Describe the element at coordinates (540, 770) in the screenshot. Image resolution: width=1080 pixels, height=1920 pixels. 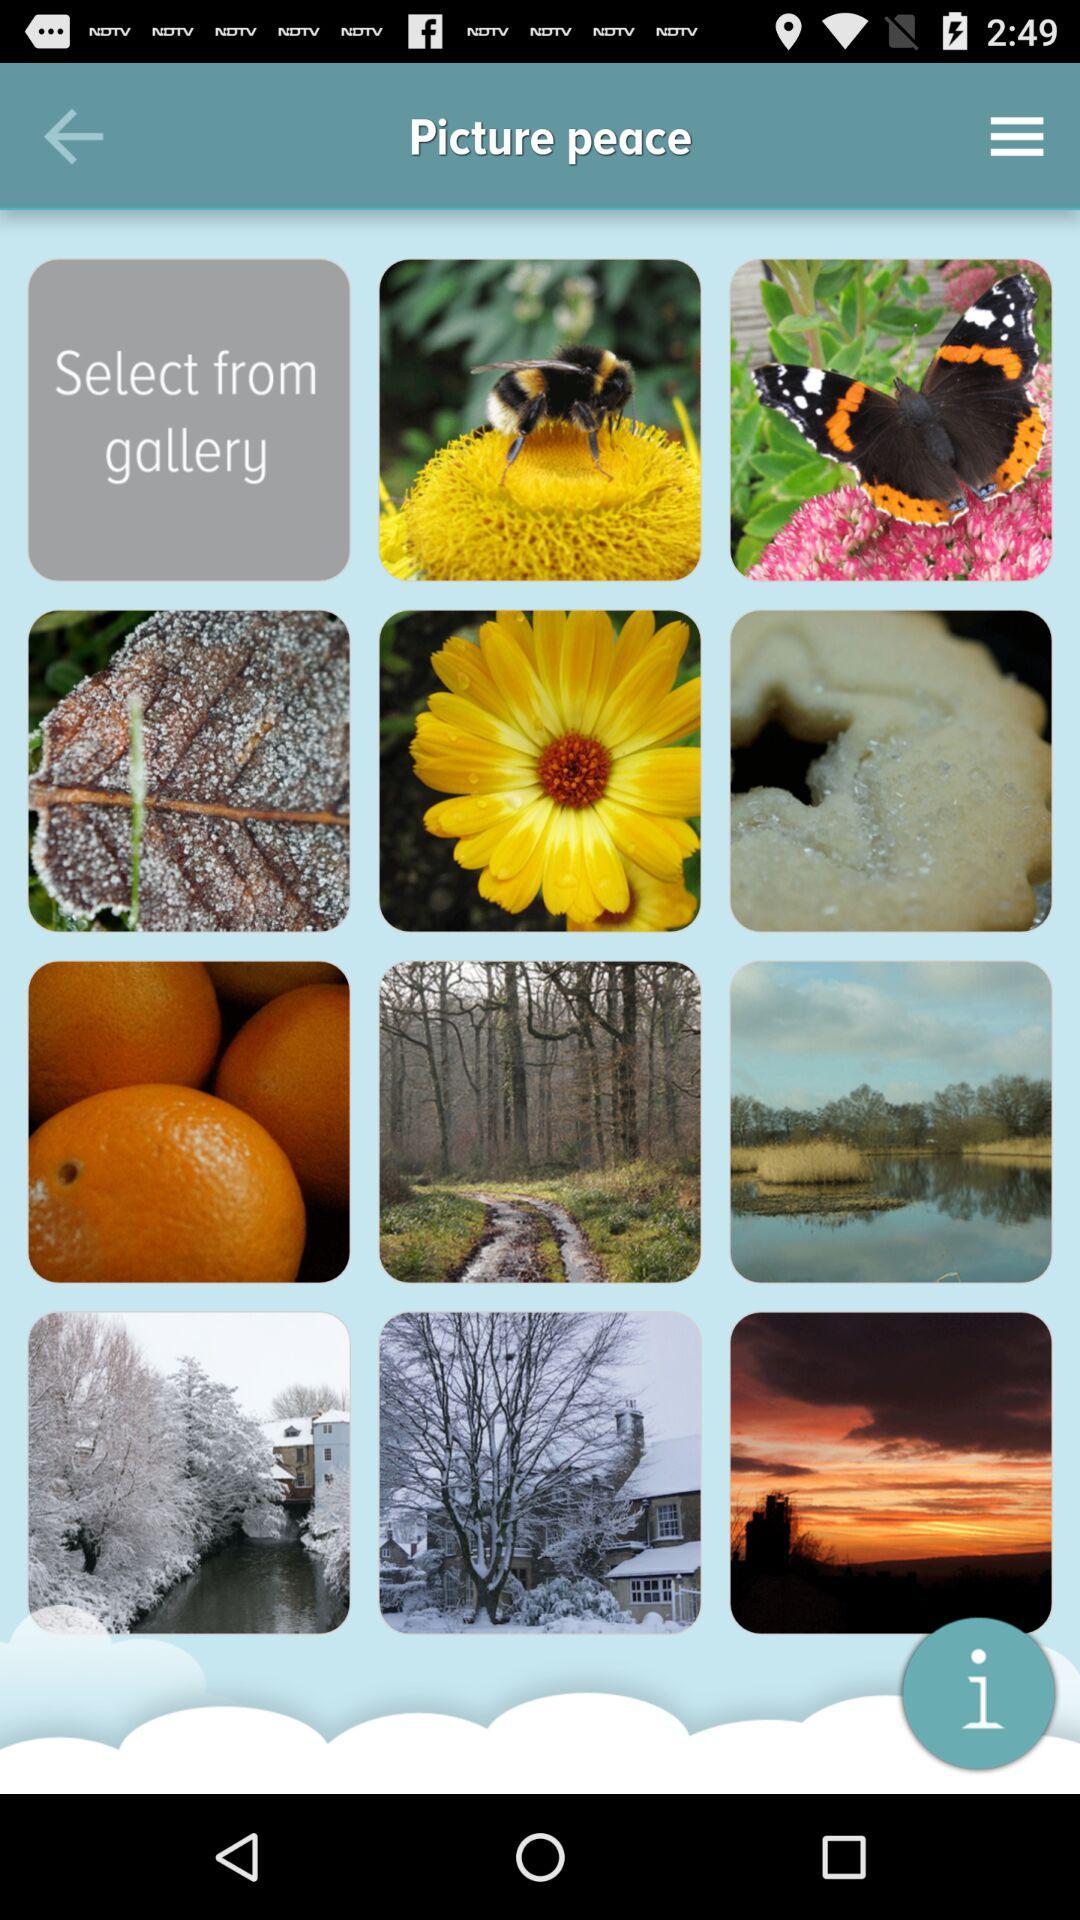
I see `this thumbnail` at that location.